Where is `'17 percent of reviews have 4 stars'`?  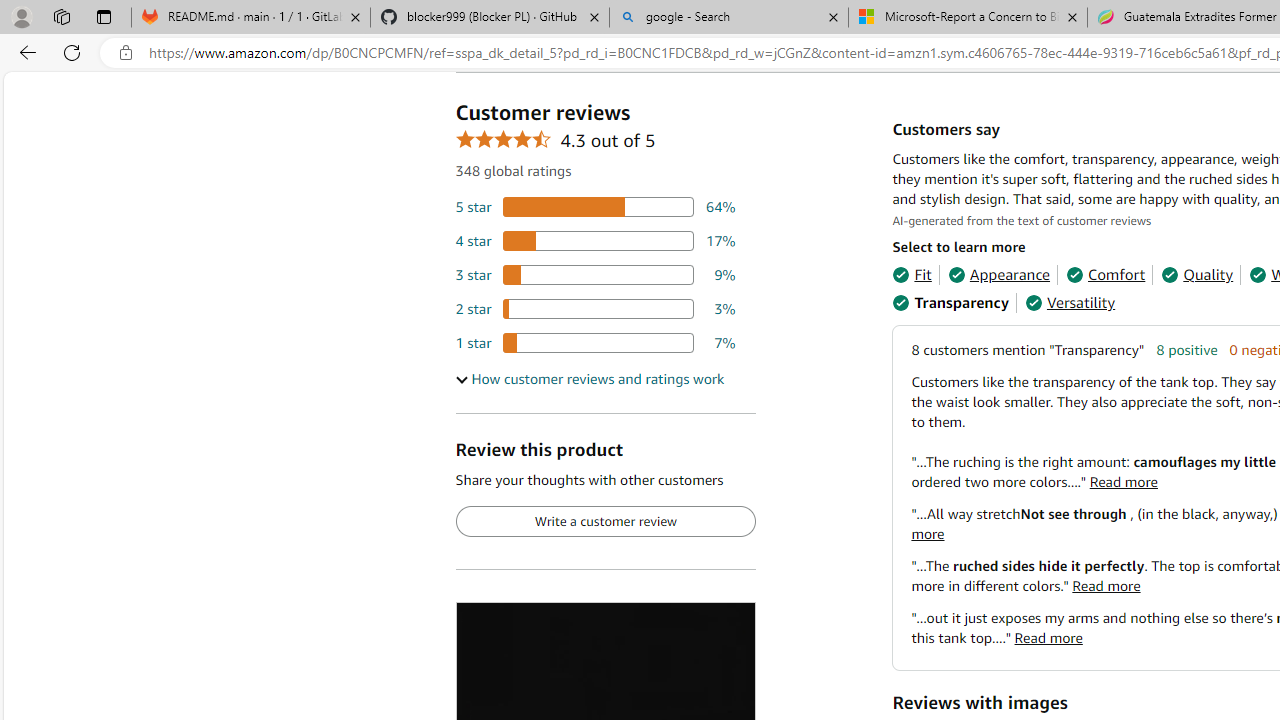 '17 percent of reviews have 4 stars' is located at coordinates (594, 240).